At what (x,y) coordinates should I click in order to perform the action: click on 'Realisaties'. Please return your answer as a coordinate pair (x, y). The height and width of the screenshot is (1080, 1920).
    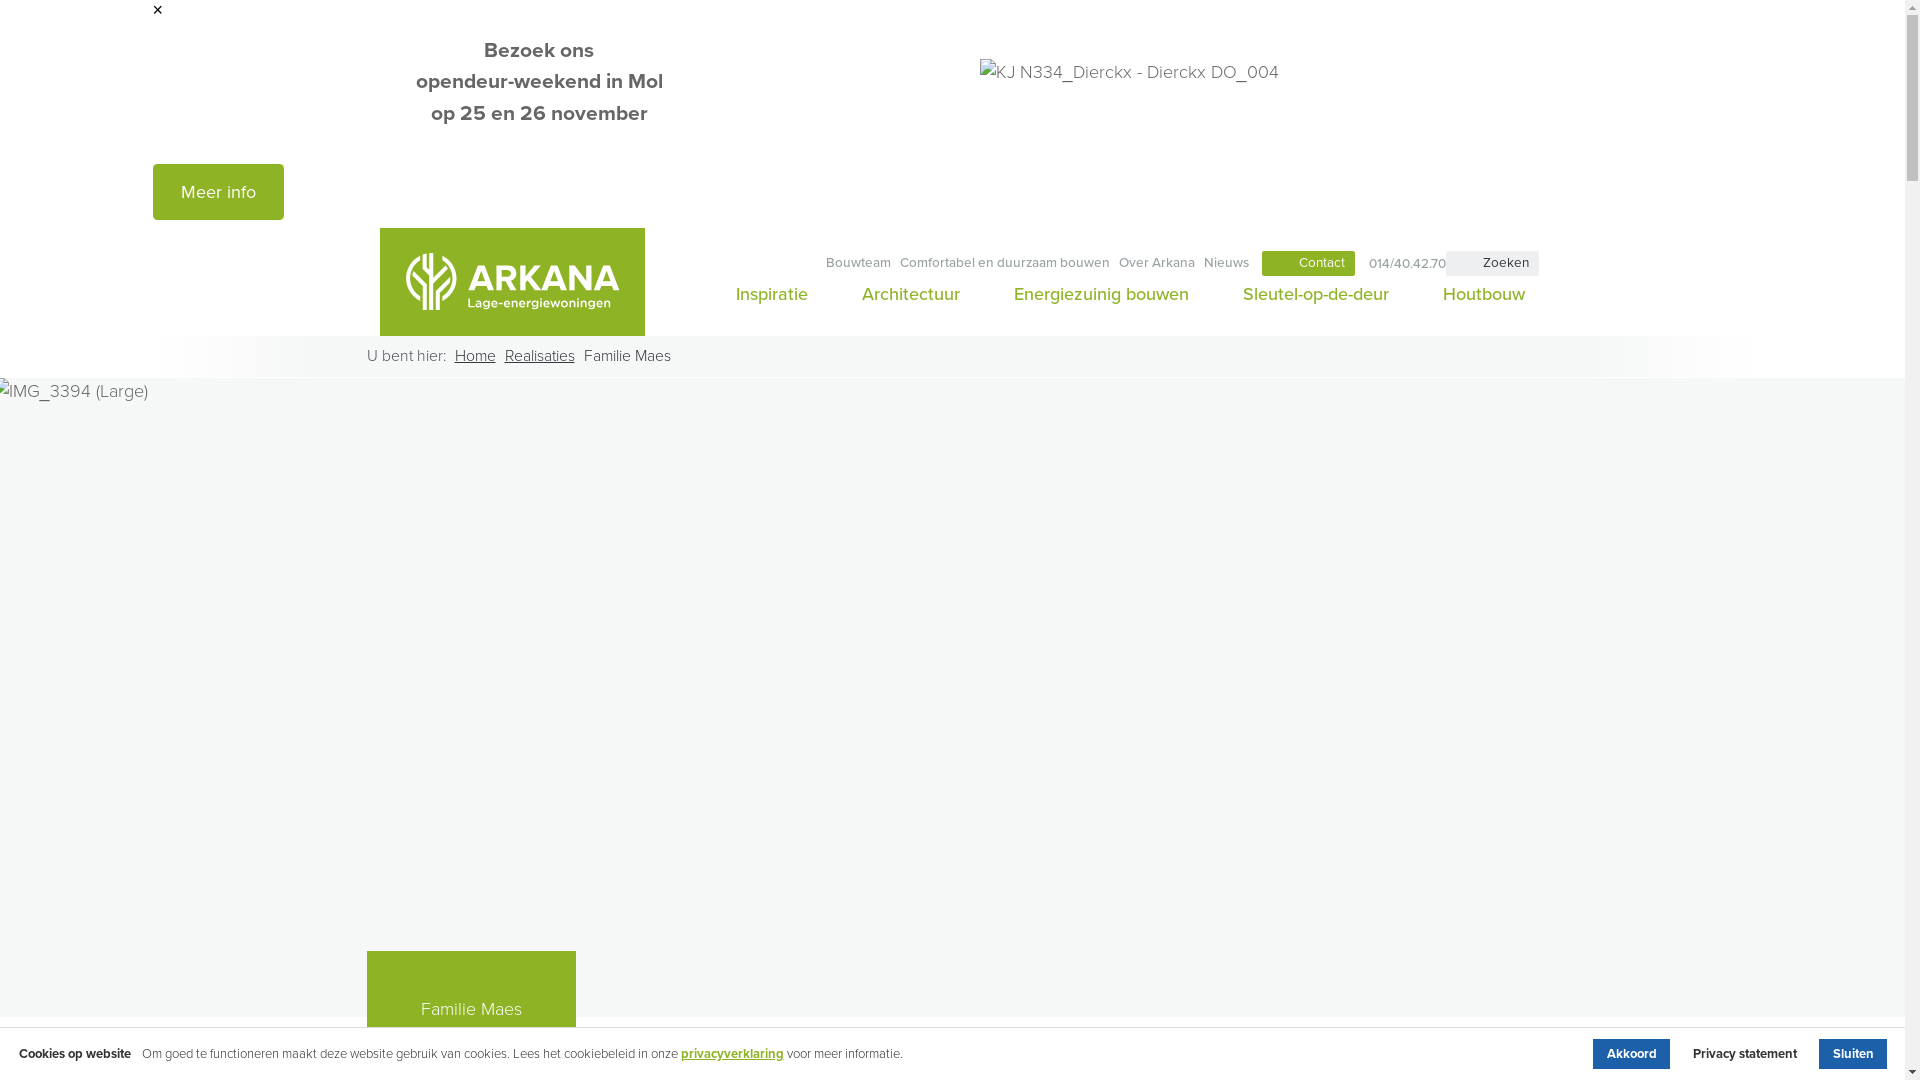
    Looking at the image, I should click on (538, 356).